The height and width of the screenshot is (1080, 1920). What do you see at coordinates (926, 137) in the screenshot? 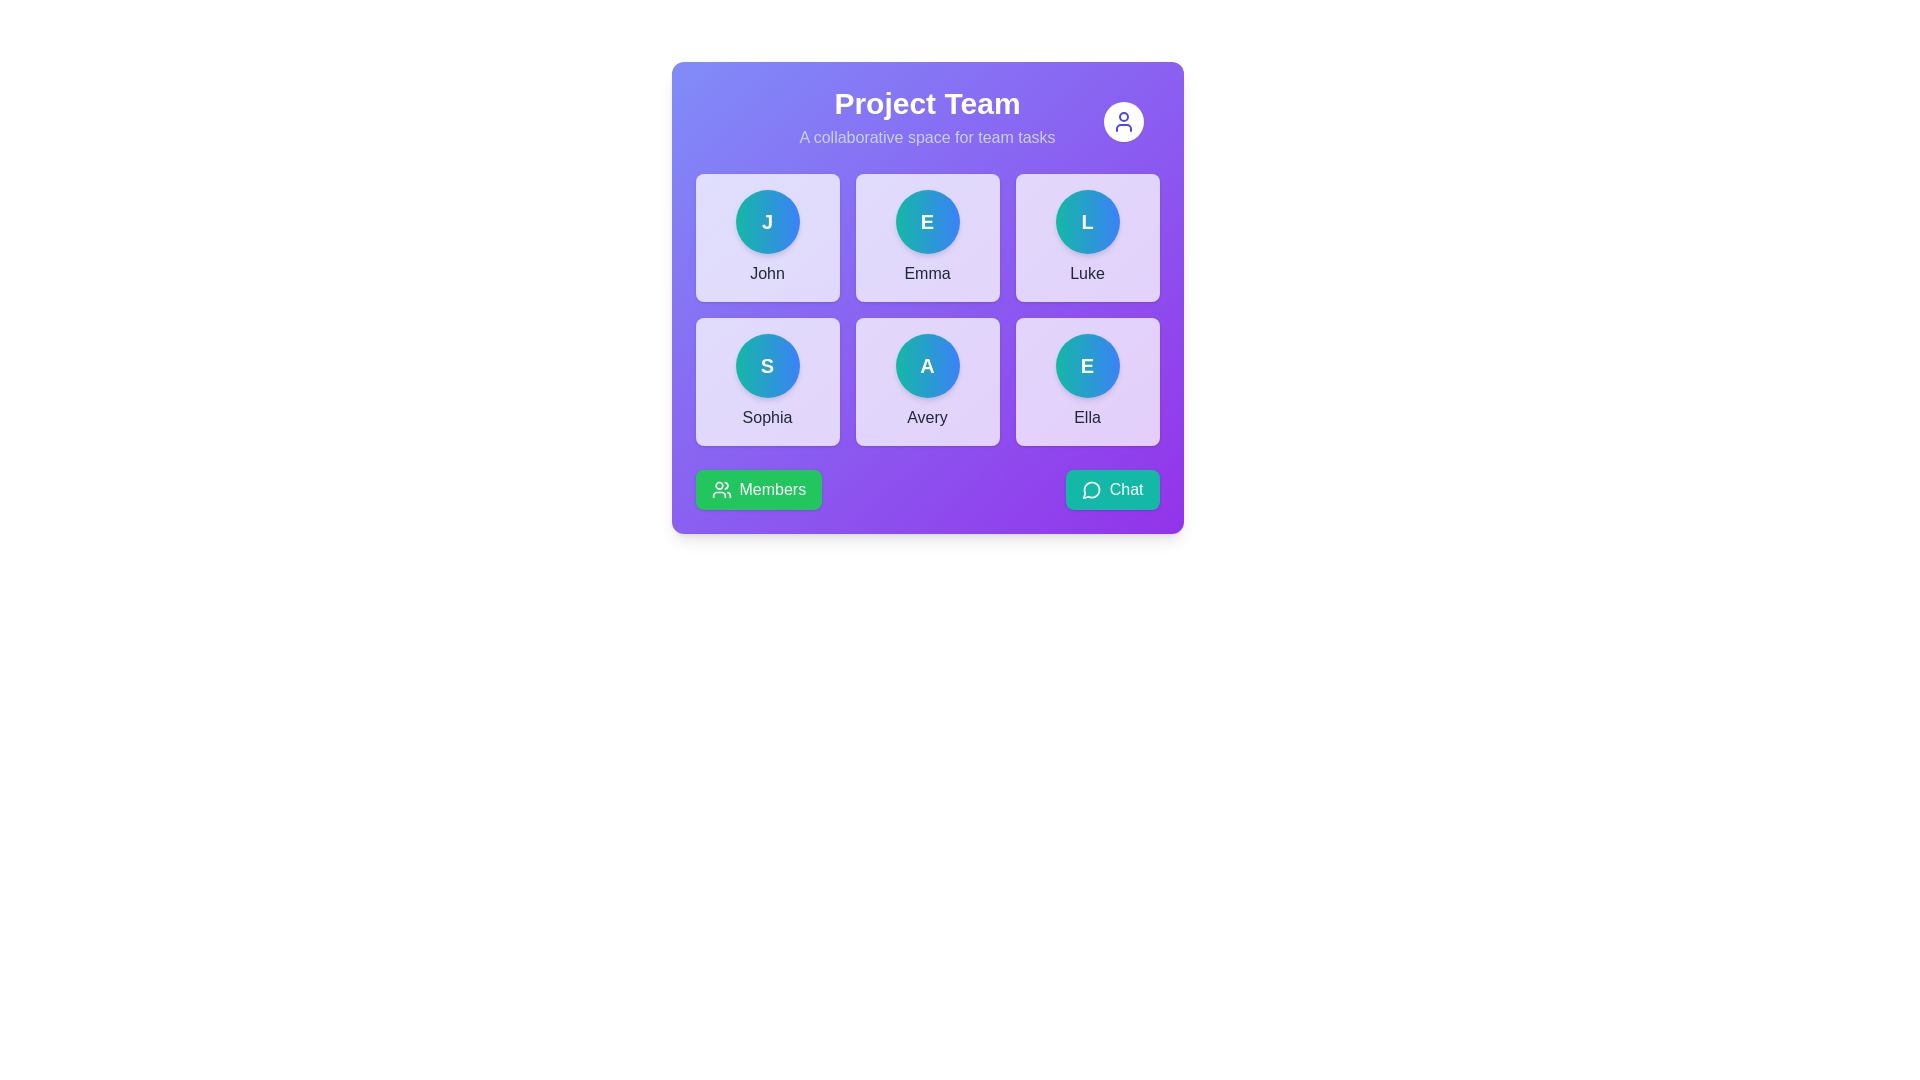
I see `the static text label that reads 'A collaborative space for team tasks', which is styled in soft indigo color and positioned beneath the 'Project Team' title` at bounding box center [926, 137].